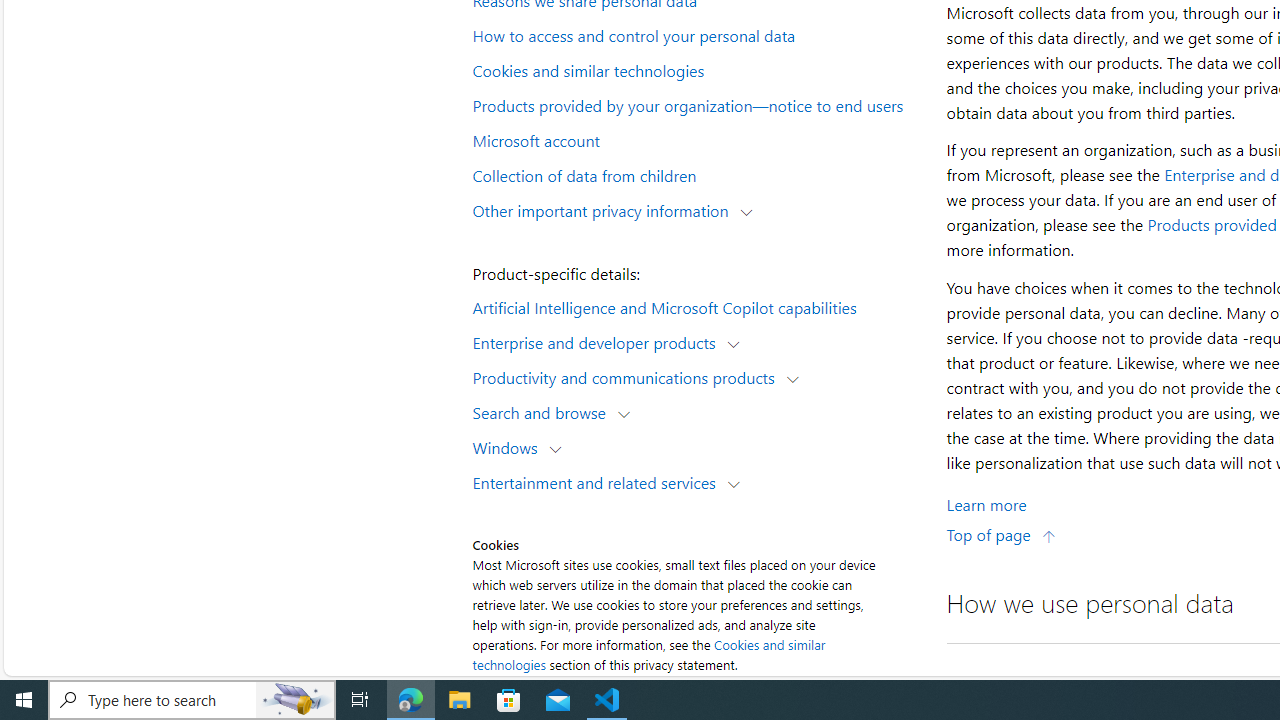 The width and height of the screenshot is (1280, 720). What do you see at coordinates (1001, 533) in the screenshot?
I see `'Top of page'` at bounding box center [1001, 533].